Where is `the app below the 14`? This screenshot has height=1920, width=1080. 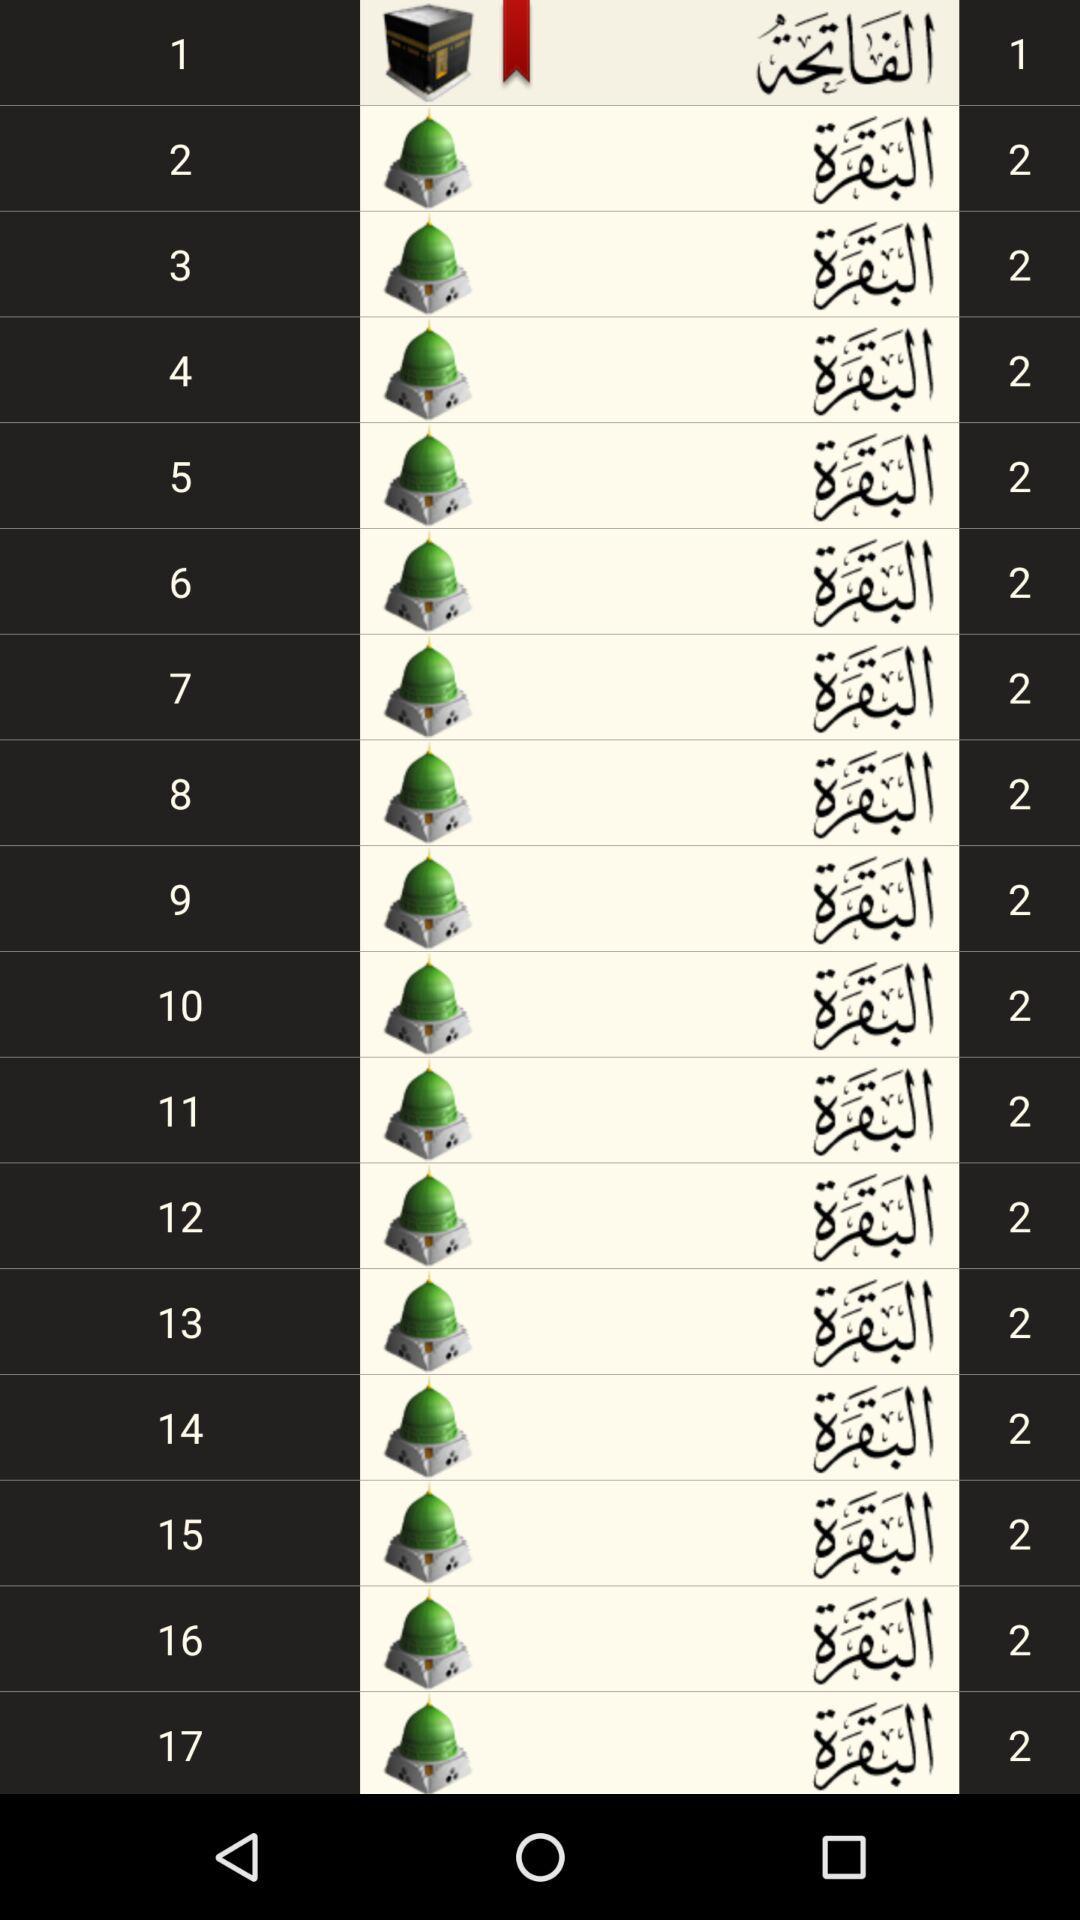
the app below the 14 is located at coordinates (180, 1531).